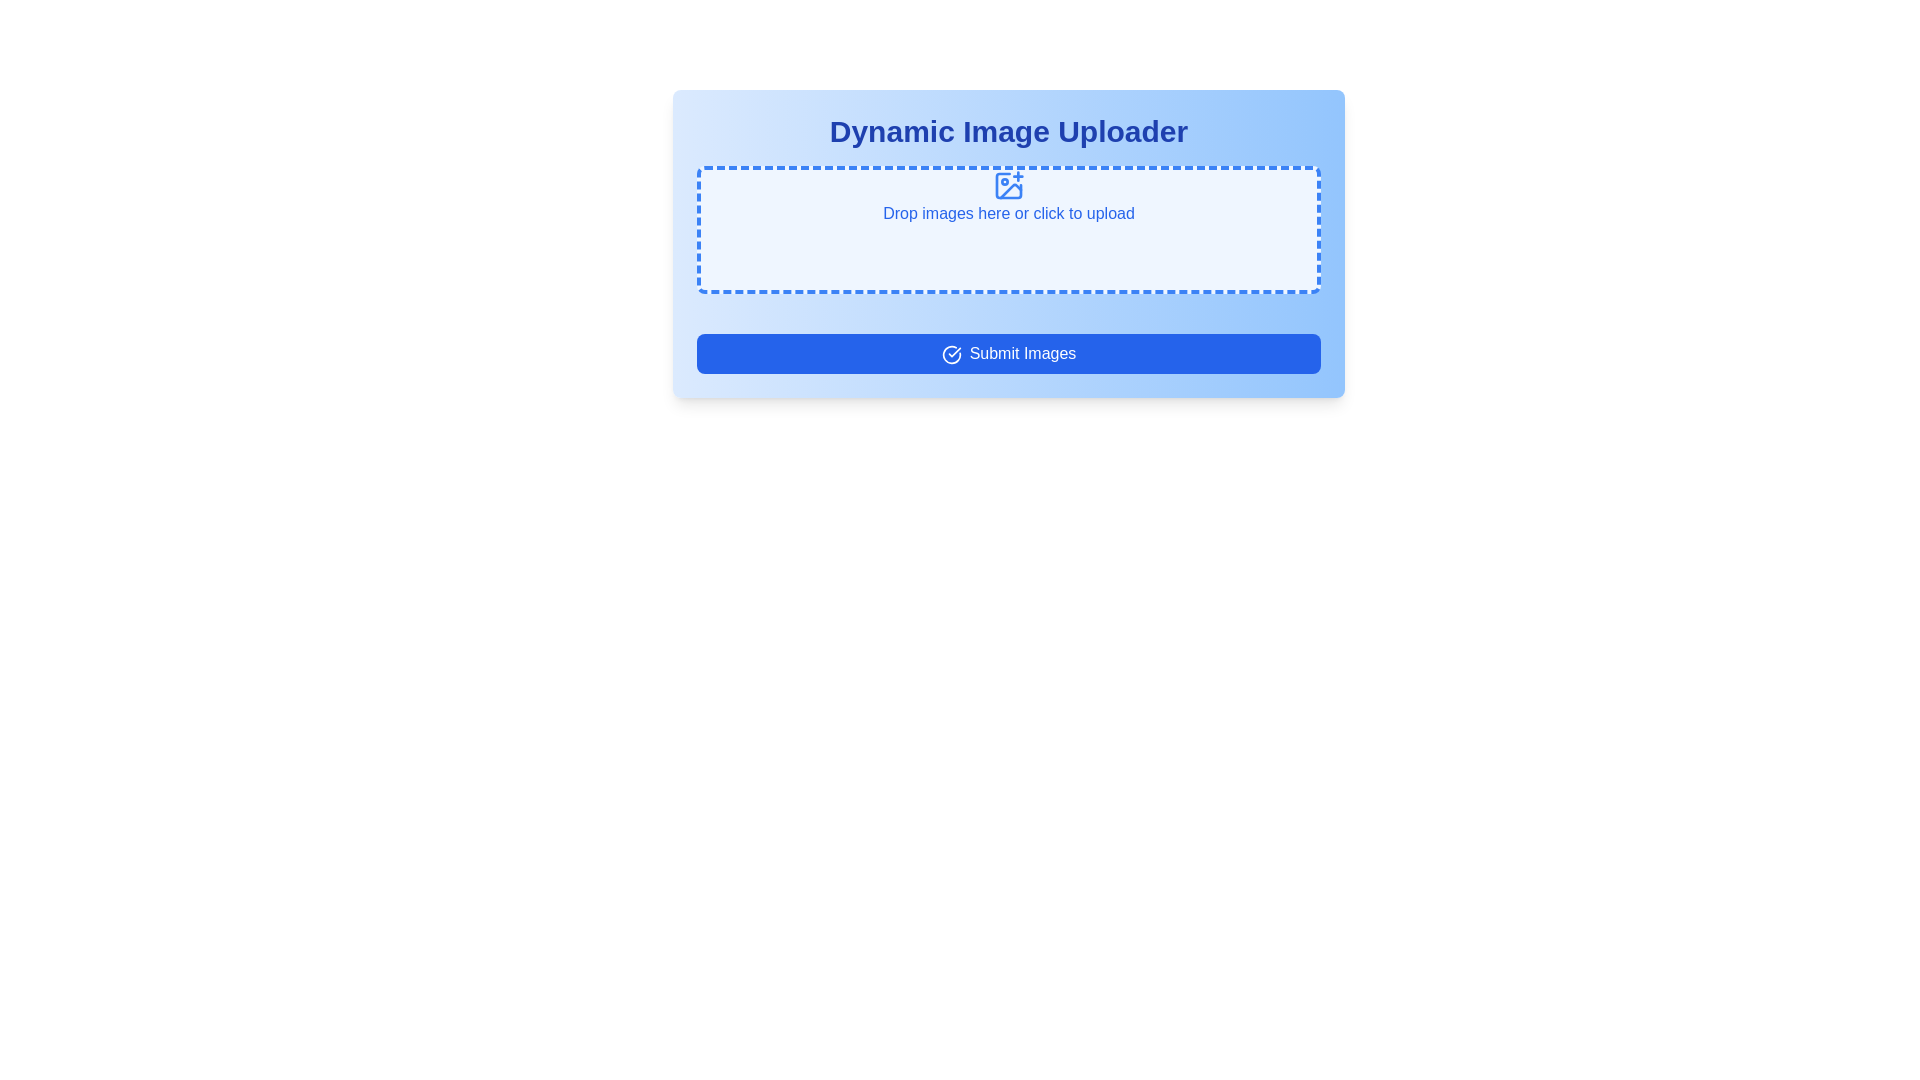  Describe the element at coordinates (1008, 353) in the screenshot. I see `the submit button located at the bottom of the 'Dynamic Image Uploader' panel` at that location.